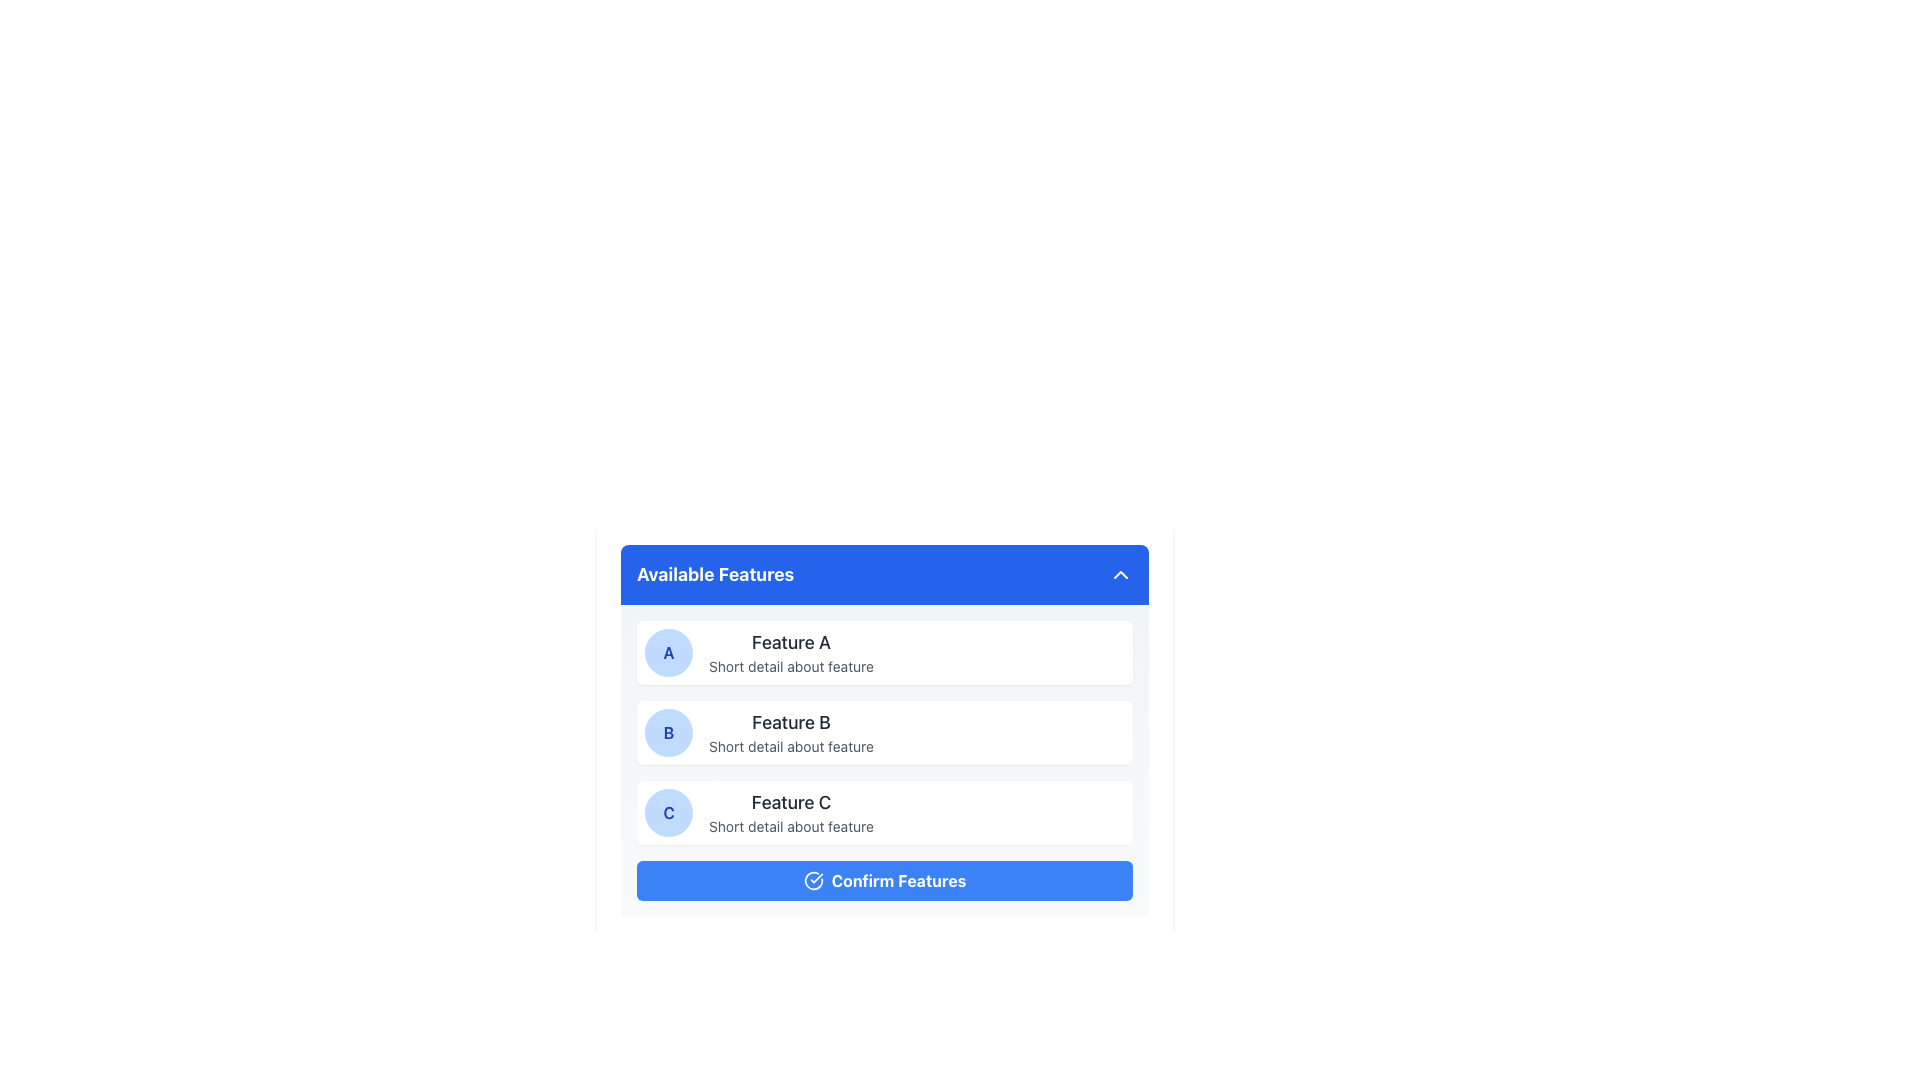 The height and width of the screenshot is (1080, 1920). What do you see at coordinates (883, 652) in the screenshot?
I see `the first Feature card that displays 'Feature A' in the vertical list of available features` at bounding box center [883, 652].